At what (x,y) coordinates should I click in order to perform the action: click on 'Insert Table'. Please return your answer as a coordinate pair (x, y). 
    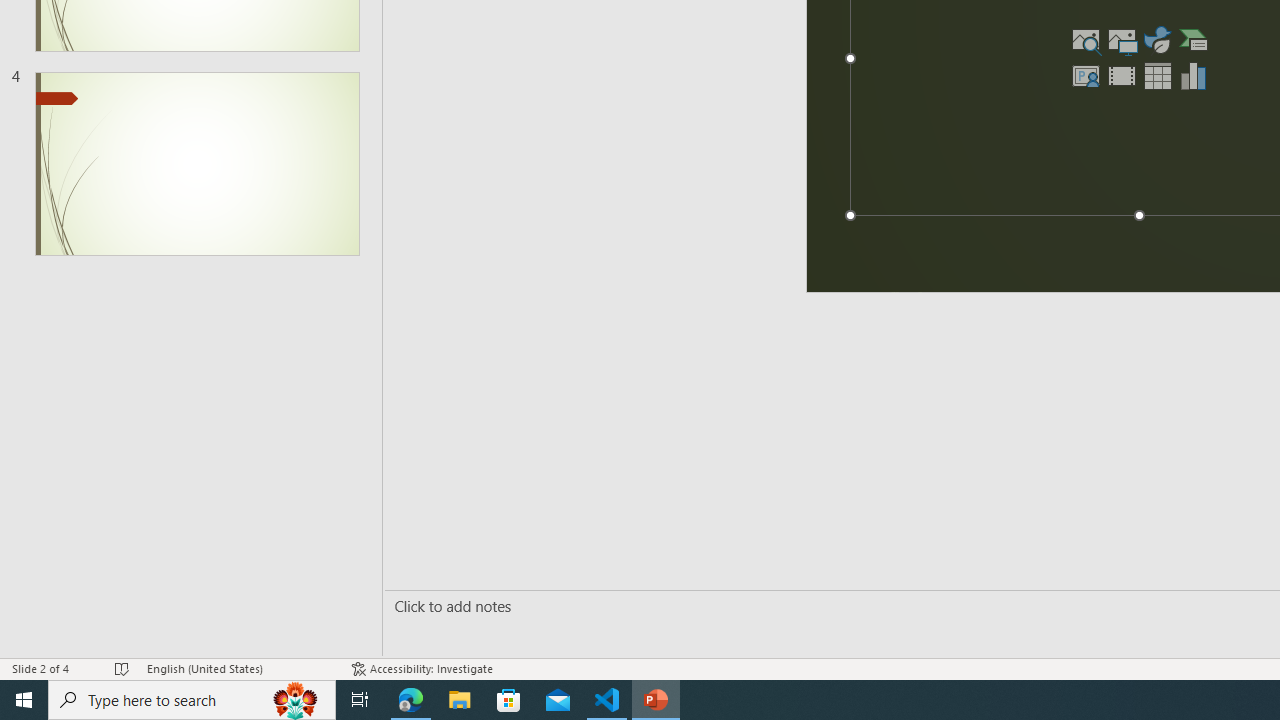
    Looking at the image, I should click on (1157, 74).